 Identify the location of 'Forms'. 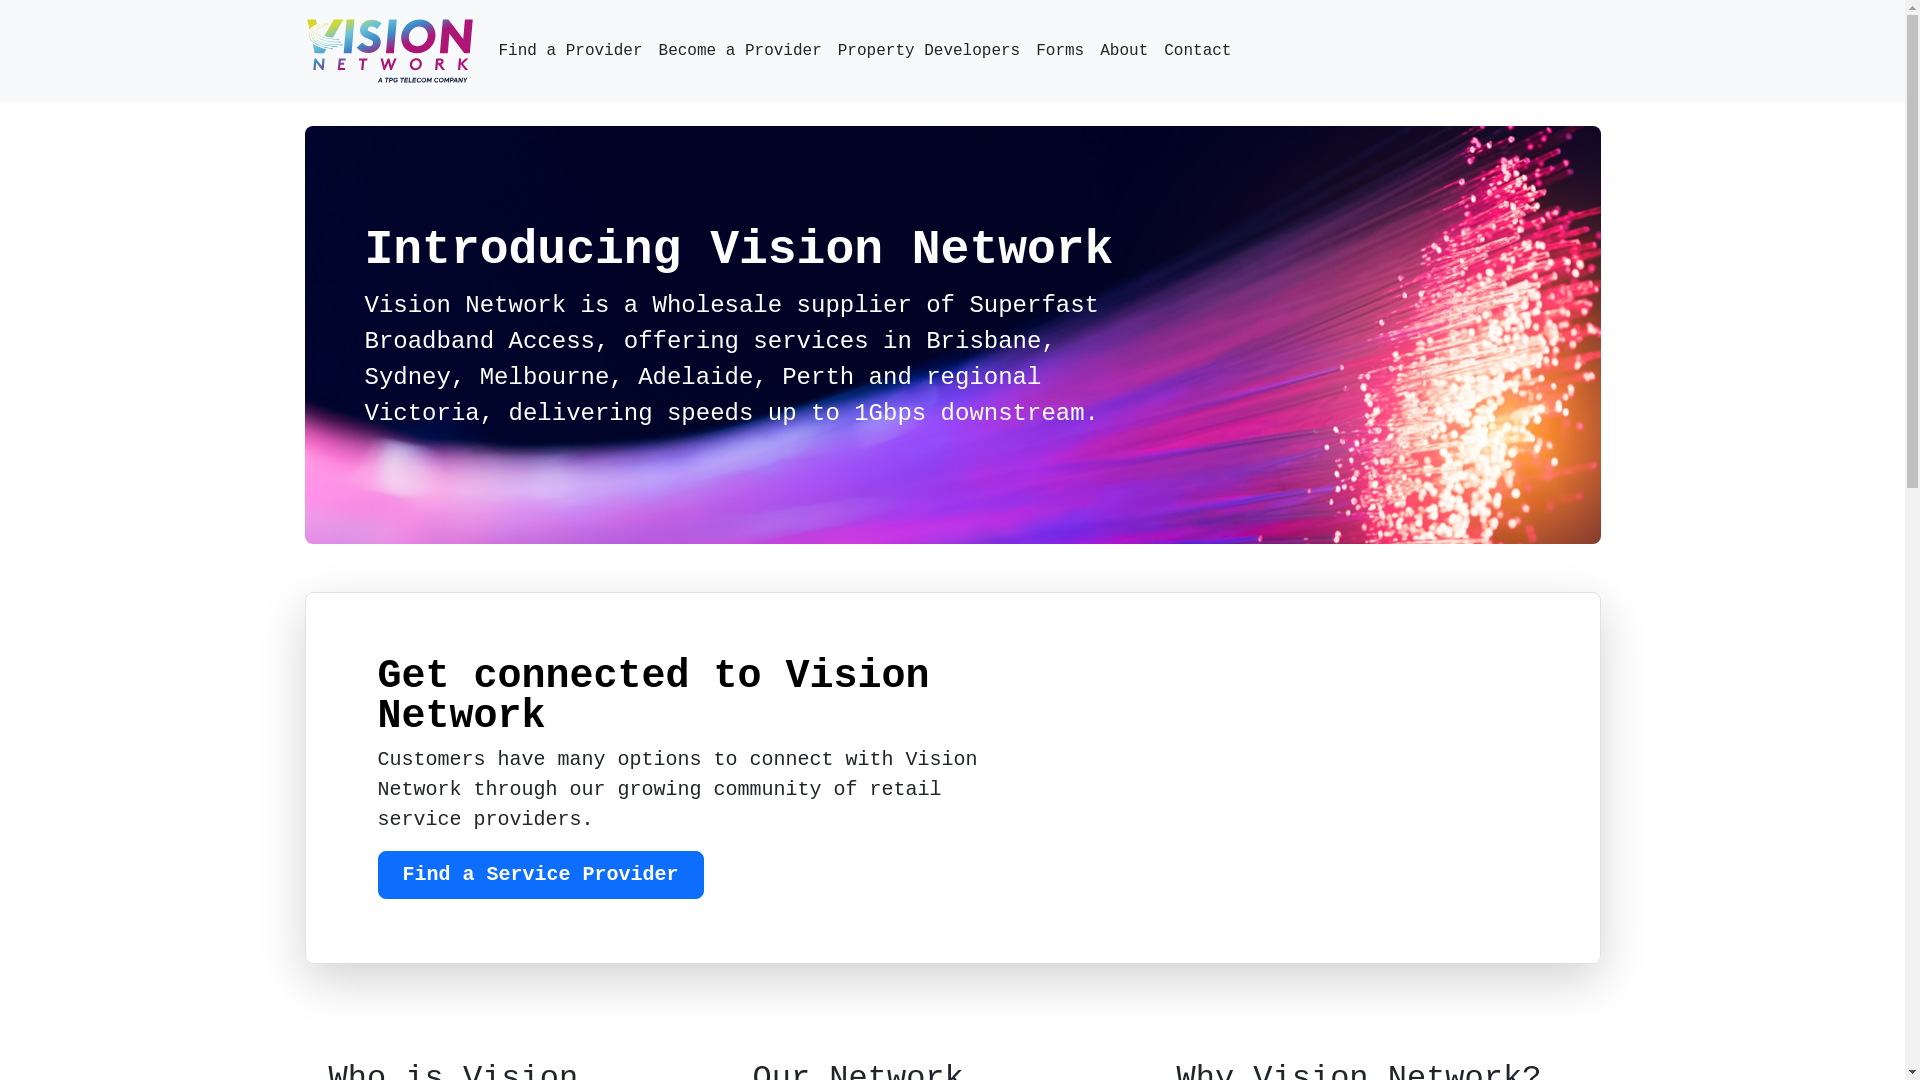
(1059, 49).